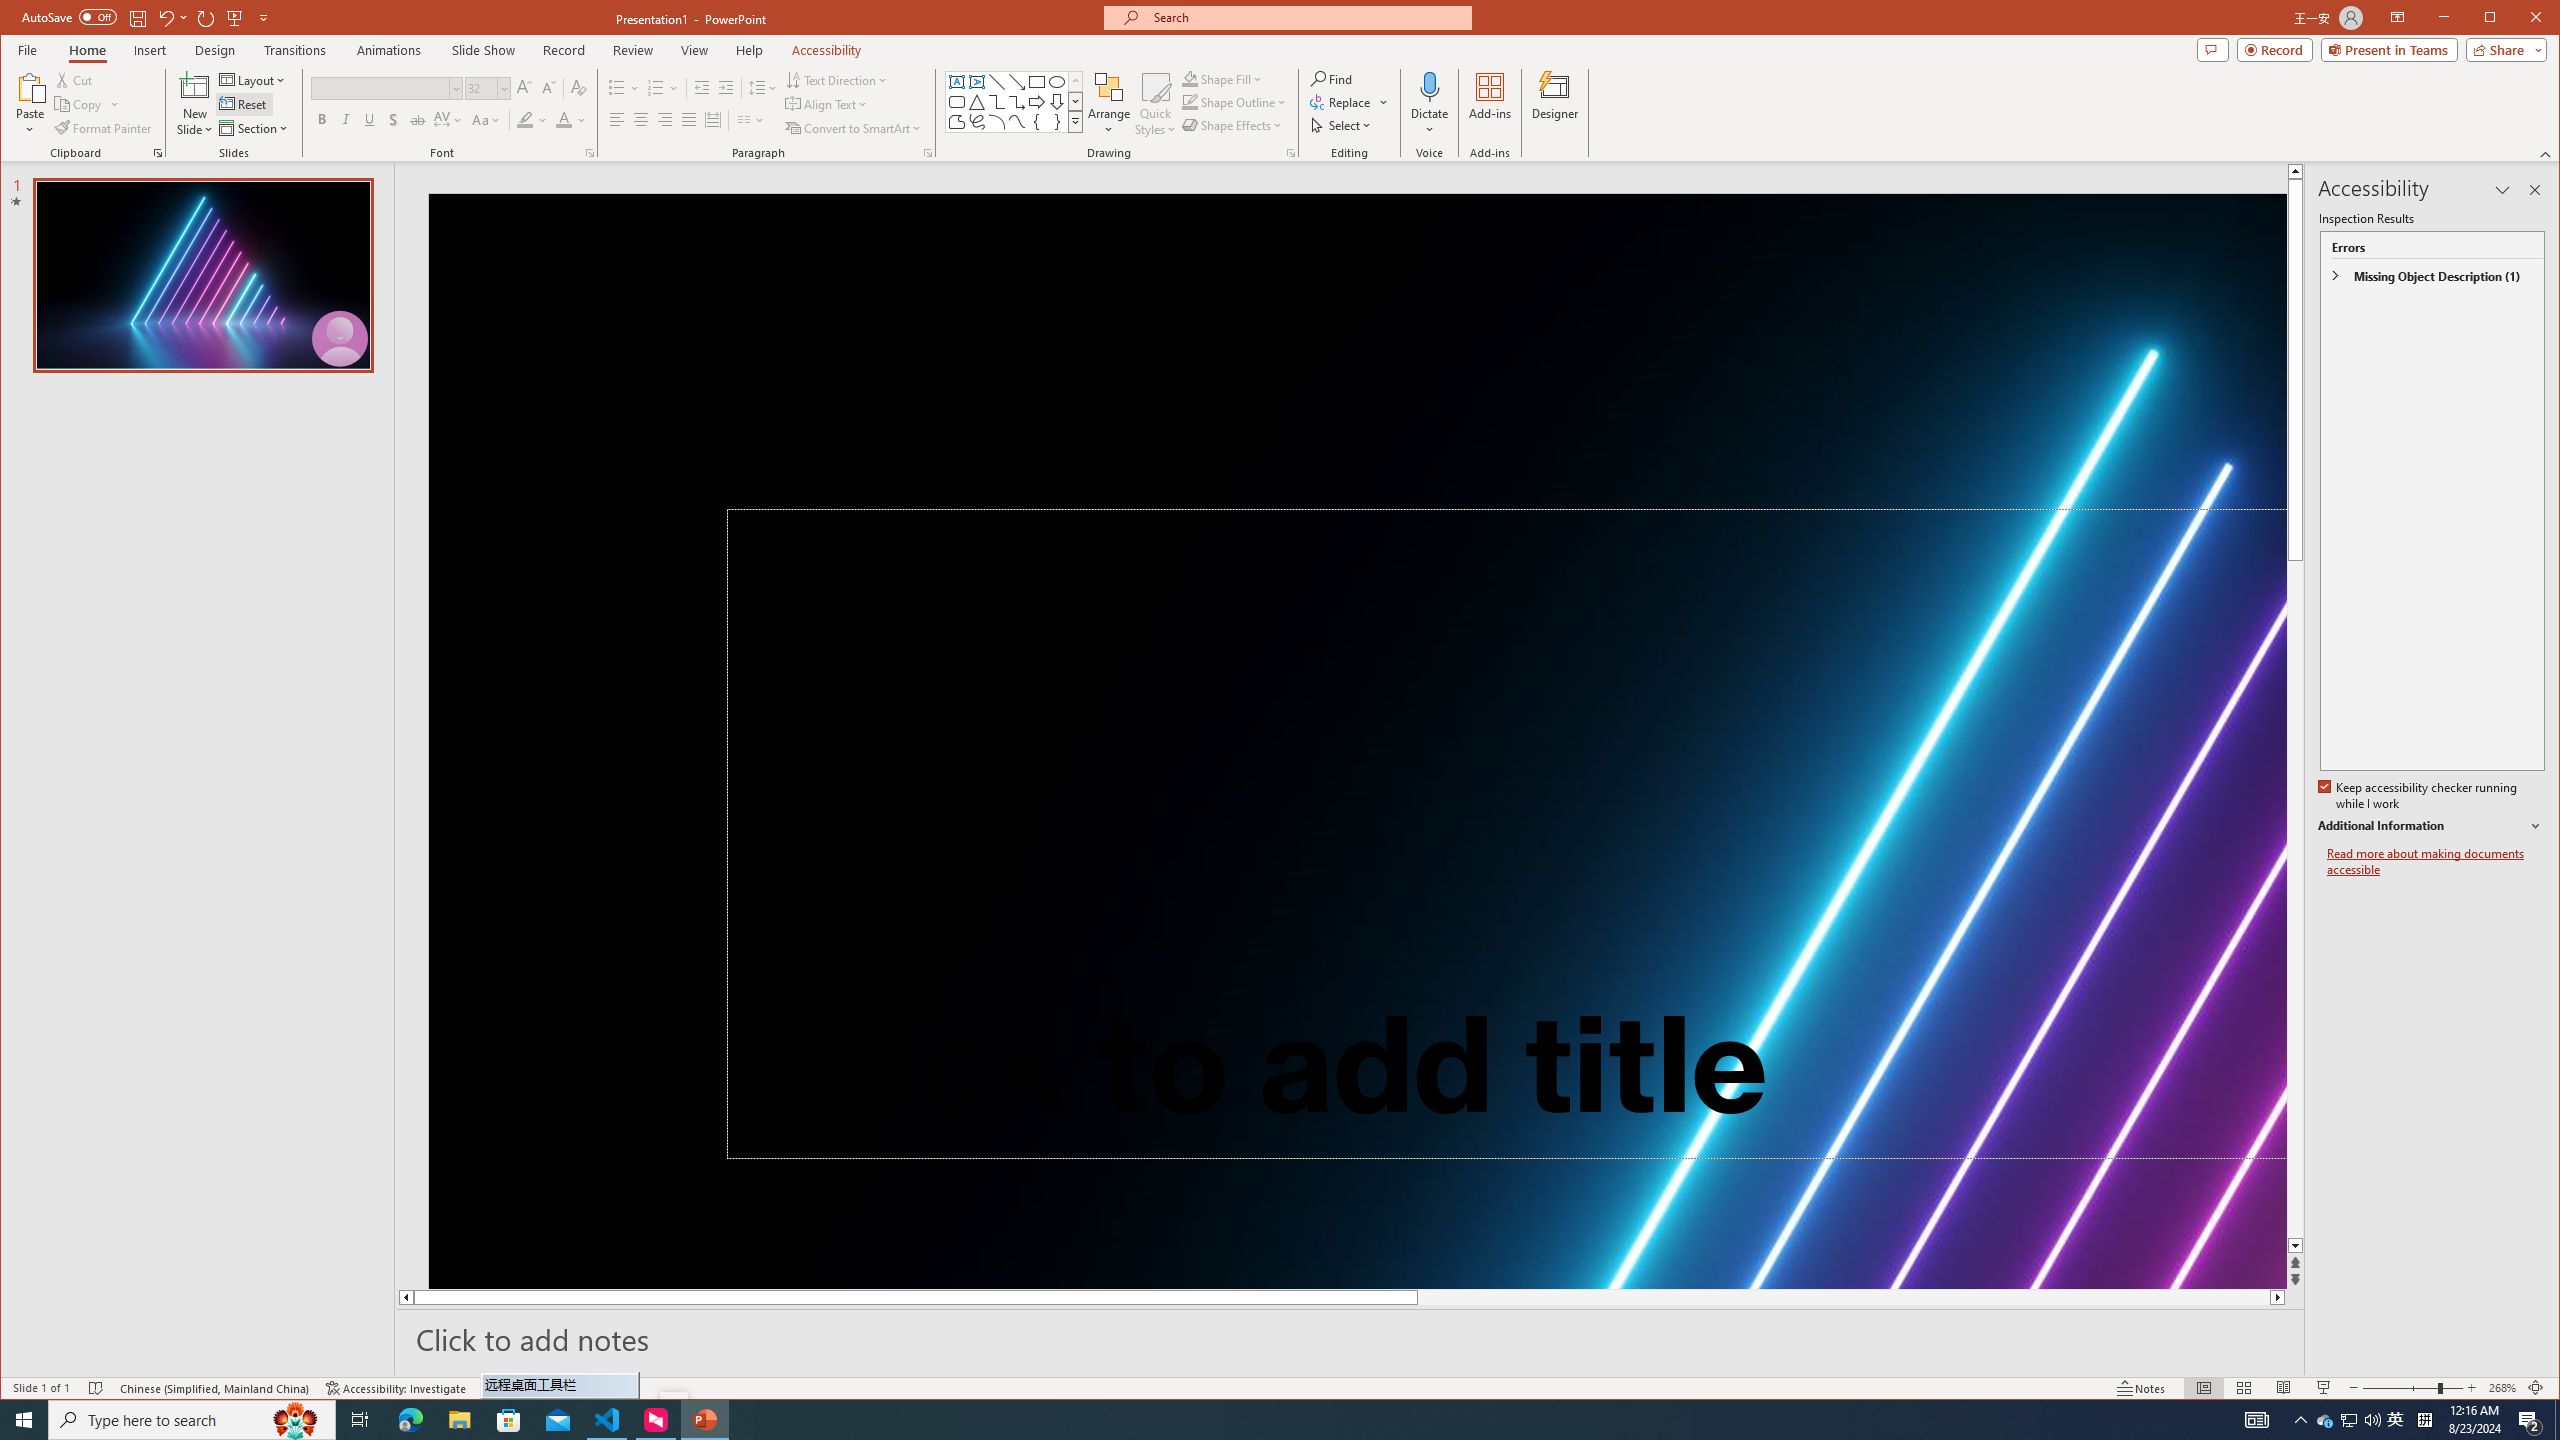 Image resolution: width=2560 pixels, height=1440 pixels. What do you see at coordinates (607, 1418) in the screenshot?
I see `'Visual Studio Code - 1 running window'` at bounding box center [607, 1418].